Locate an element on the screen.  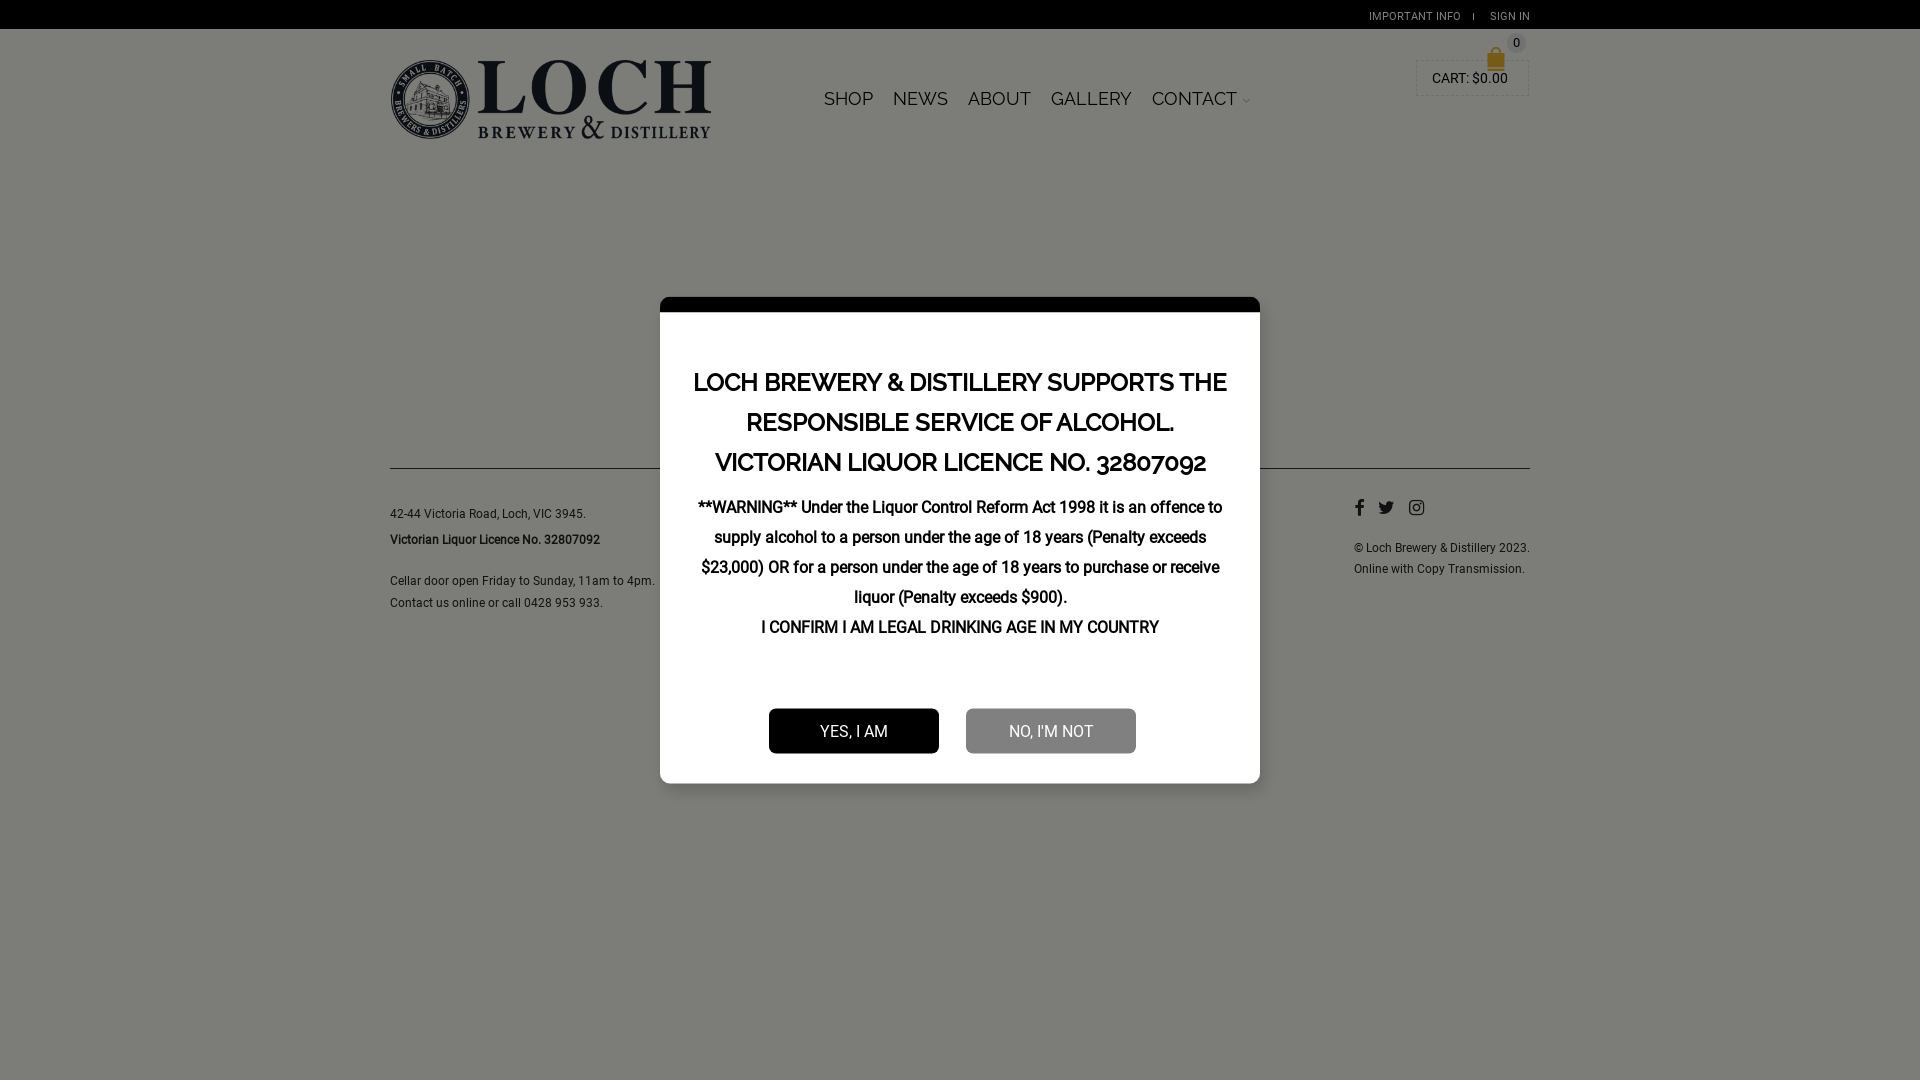
'ABOUT' is located at coordinates (999, 99).